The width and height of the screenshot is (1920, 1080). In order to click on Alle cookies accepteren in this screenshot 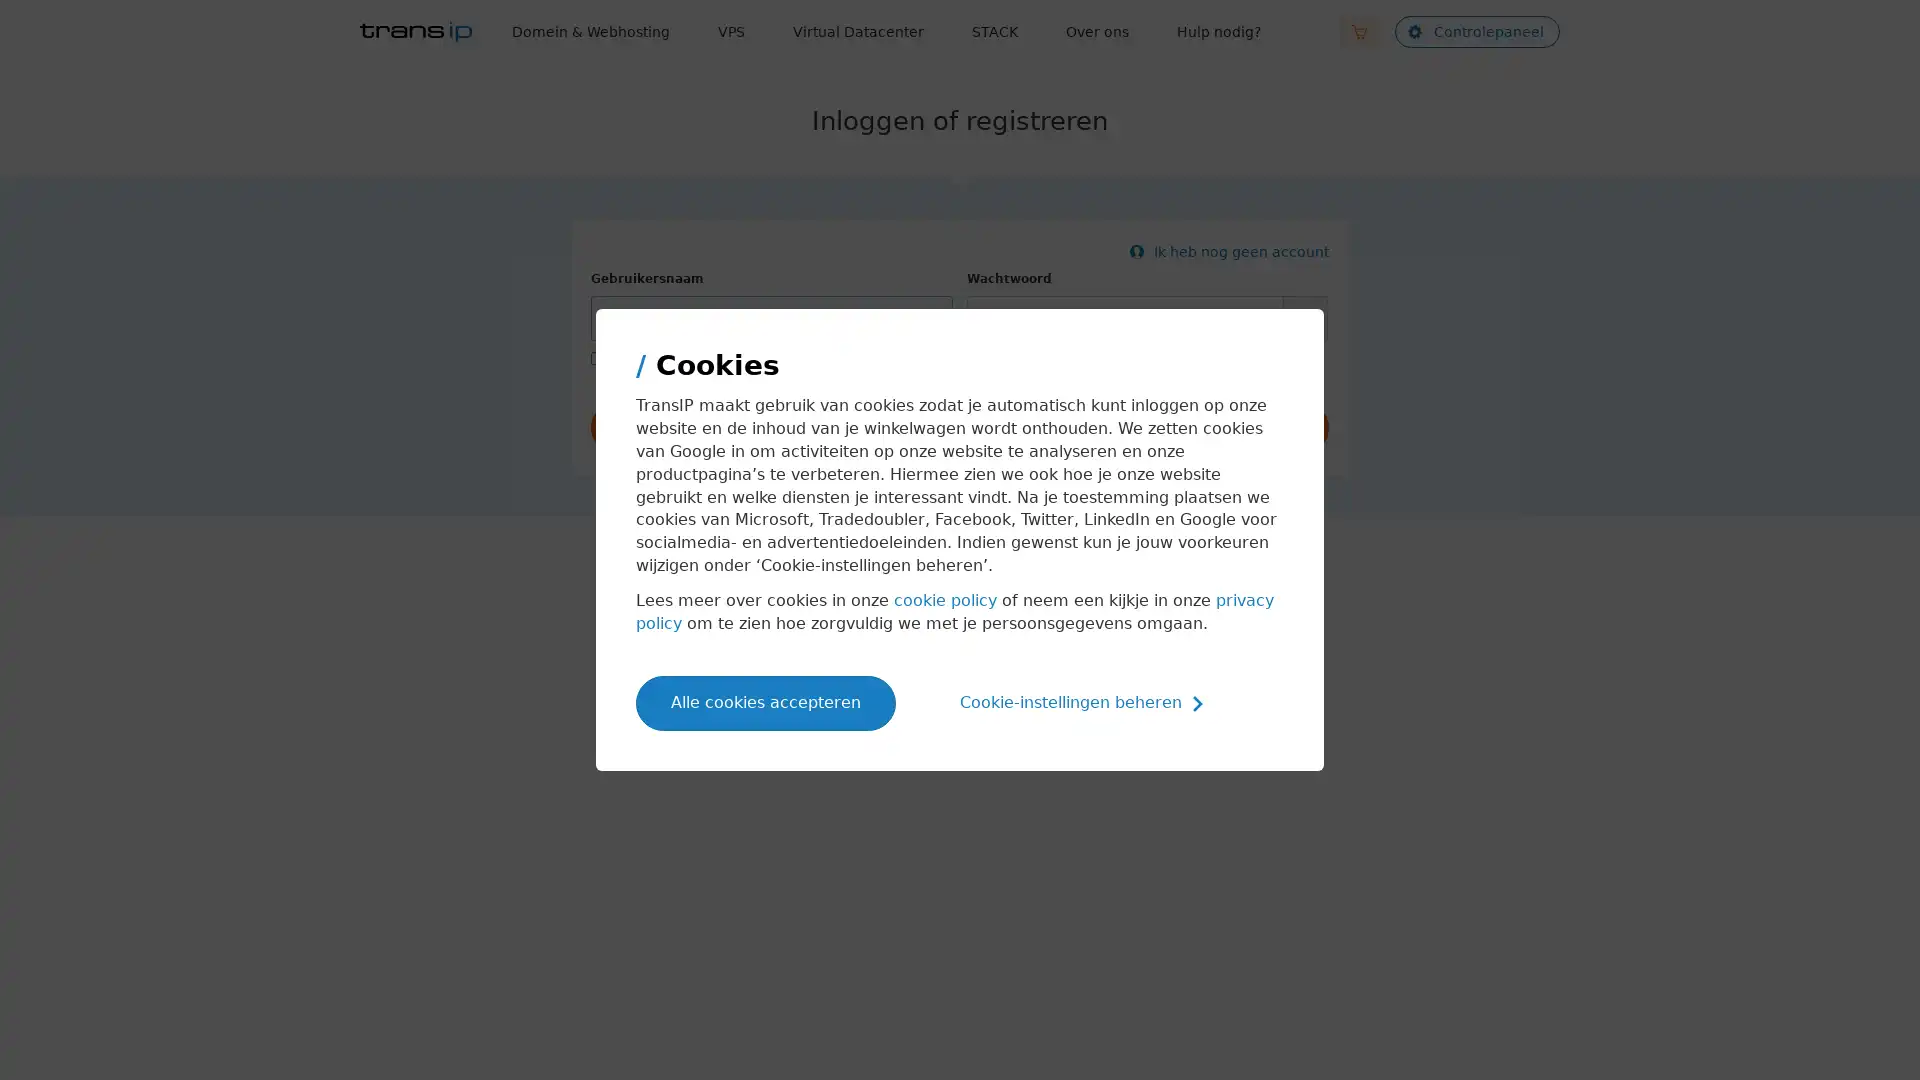, I will do `click(765, 701)`.